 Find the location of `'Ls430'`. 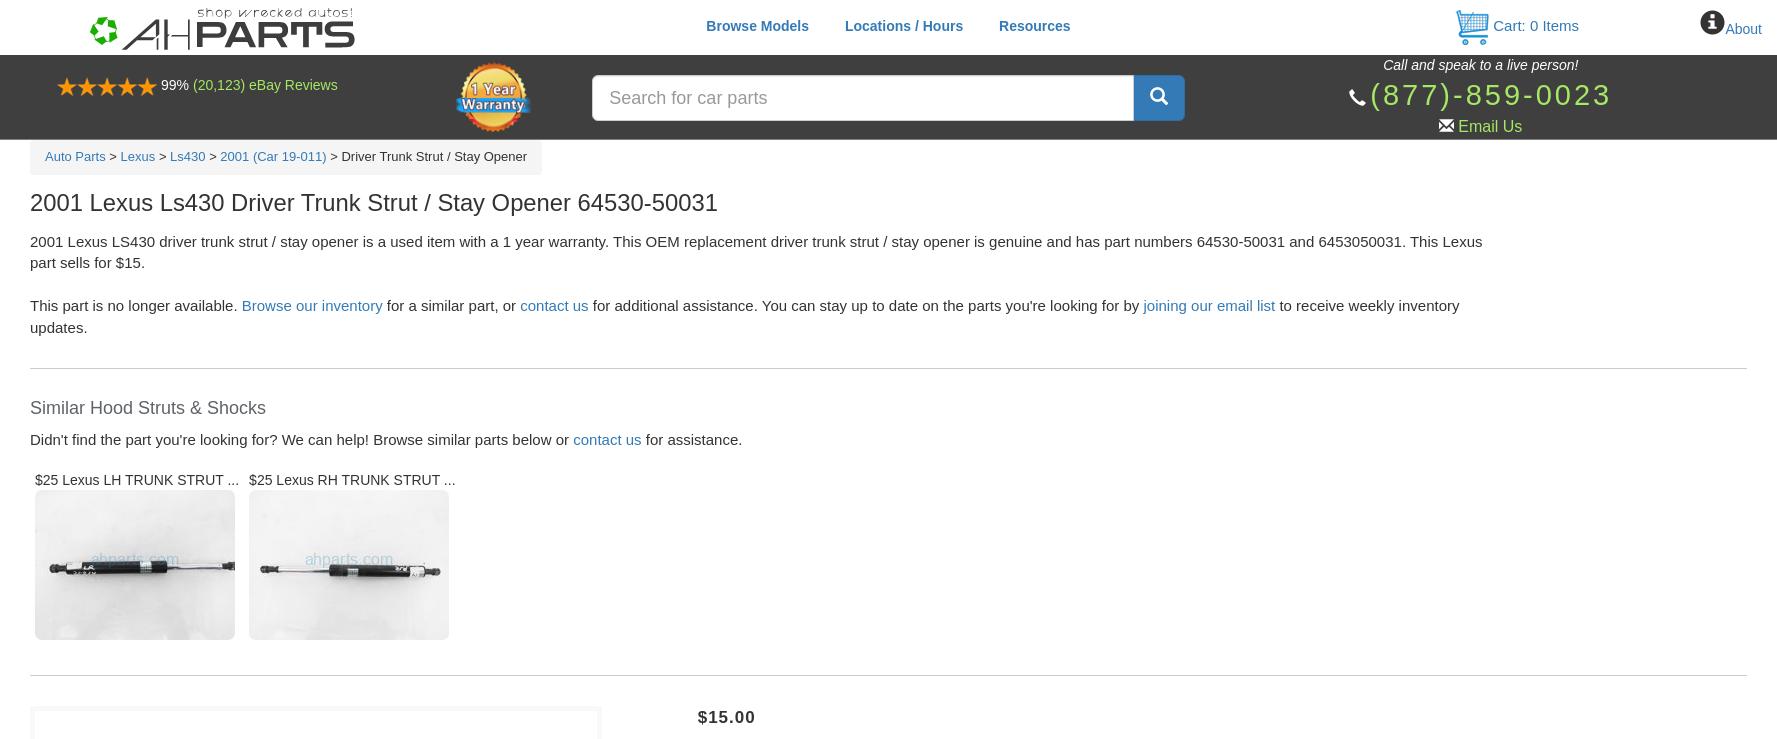

'Ls430' is located at coordinates (186, 155).